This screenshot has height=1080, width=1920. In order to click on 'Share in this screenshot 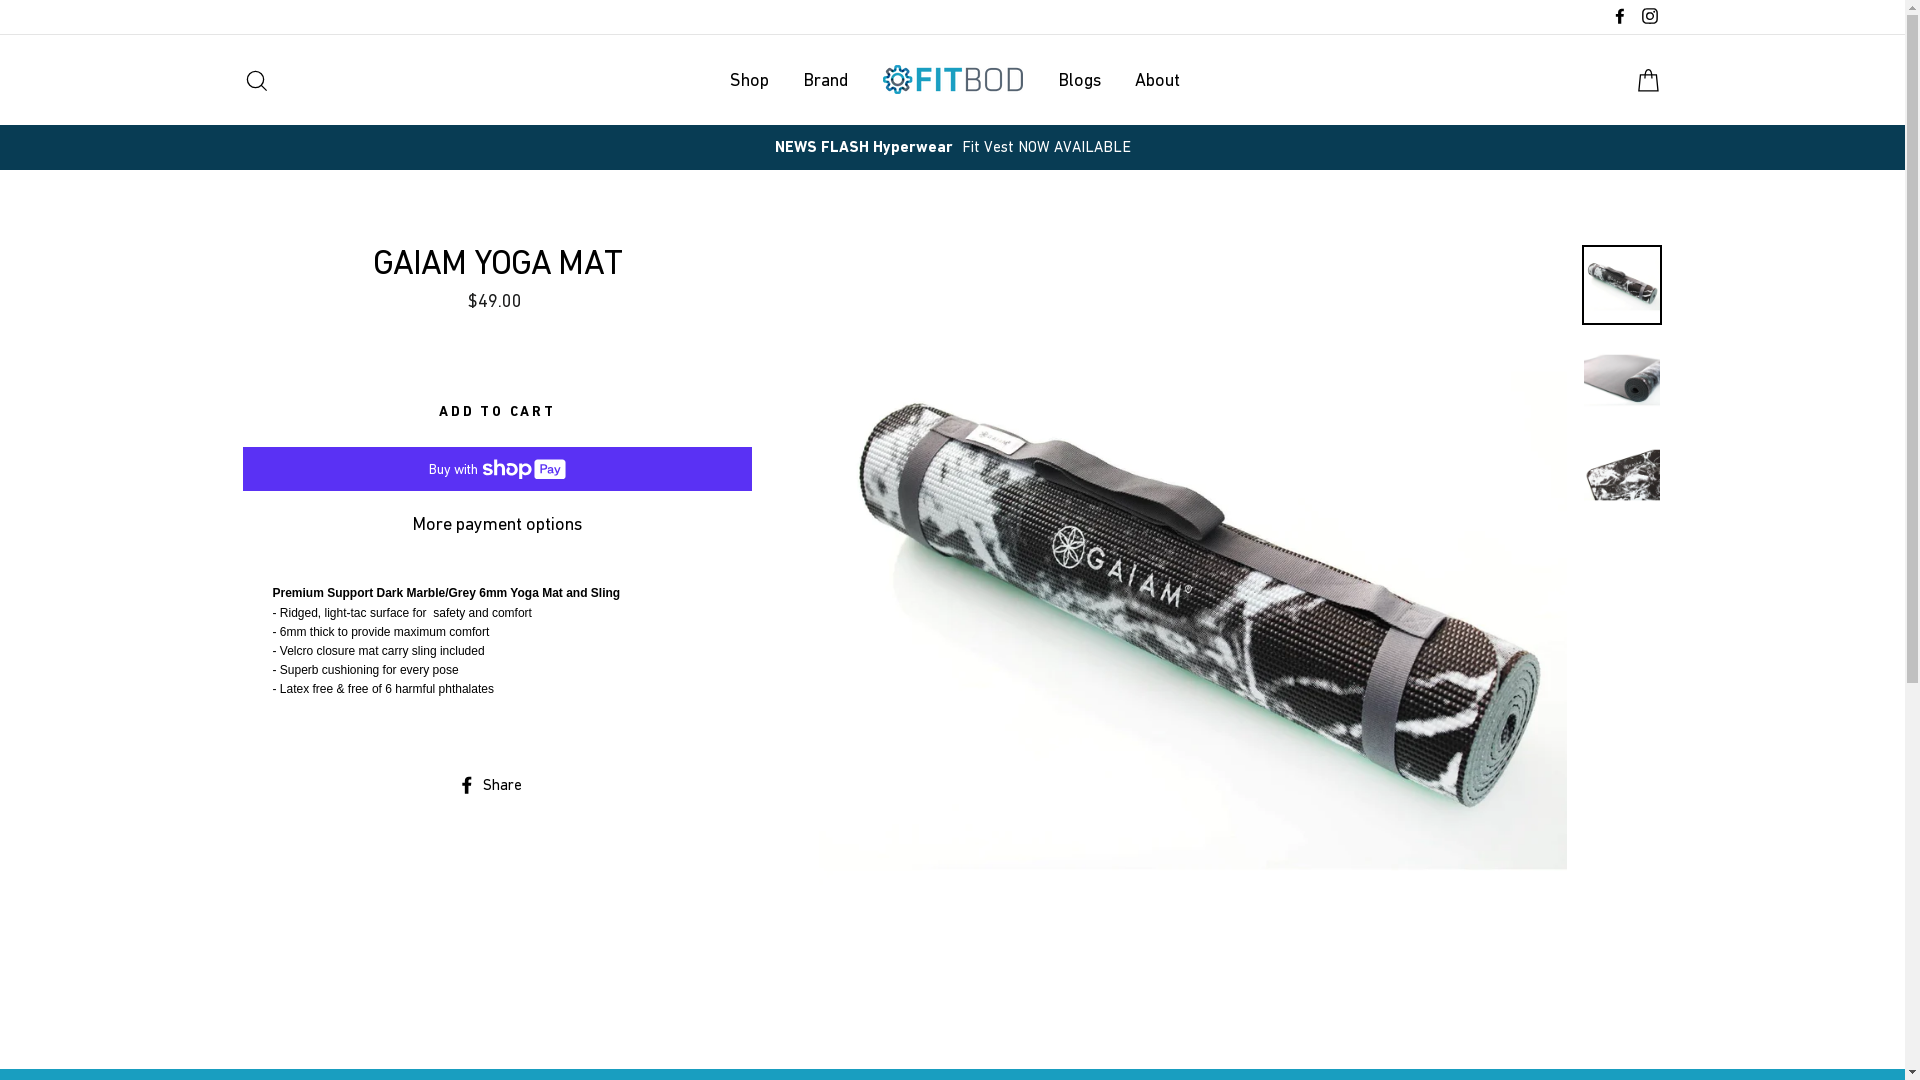, I will do `click(497, 782)`.